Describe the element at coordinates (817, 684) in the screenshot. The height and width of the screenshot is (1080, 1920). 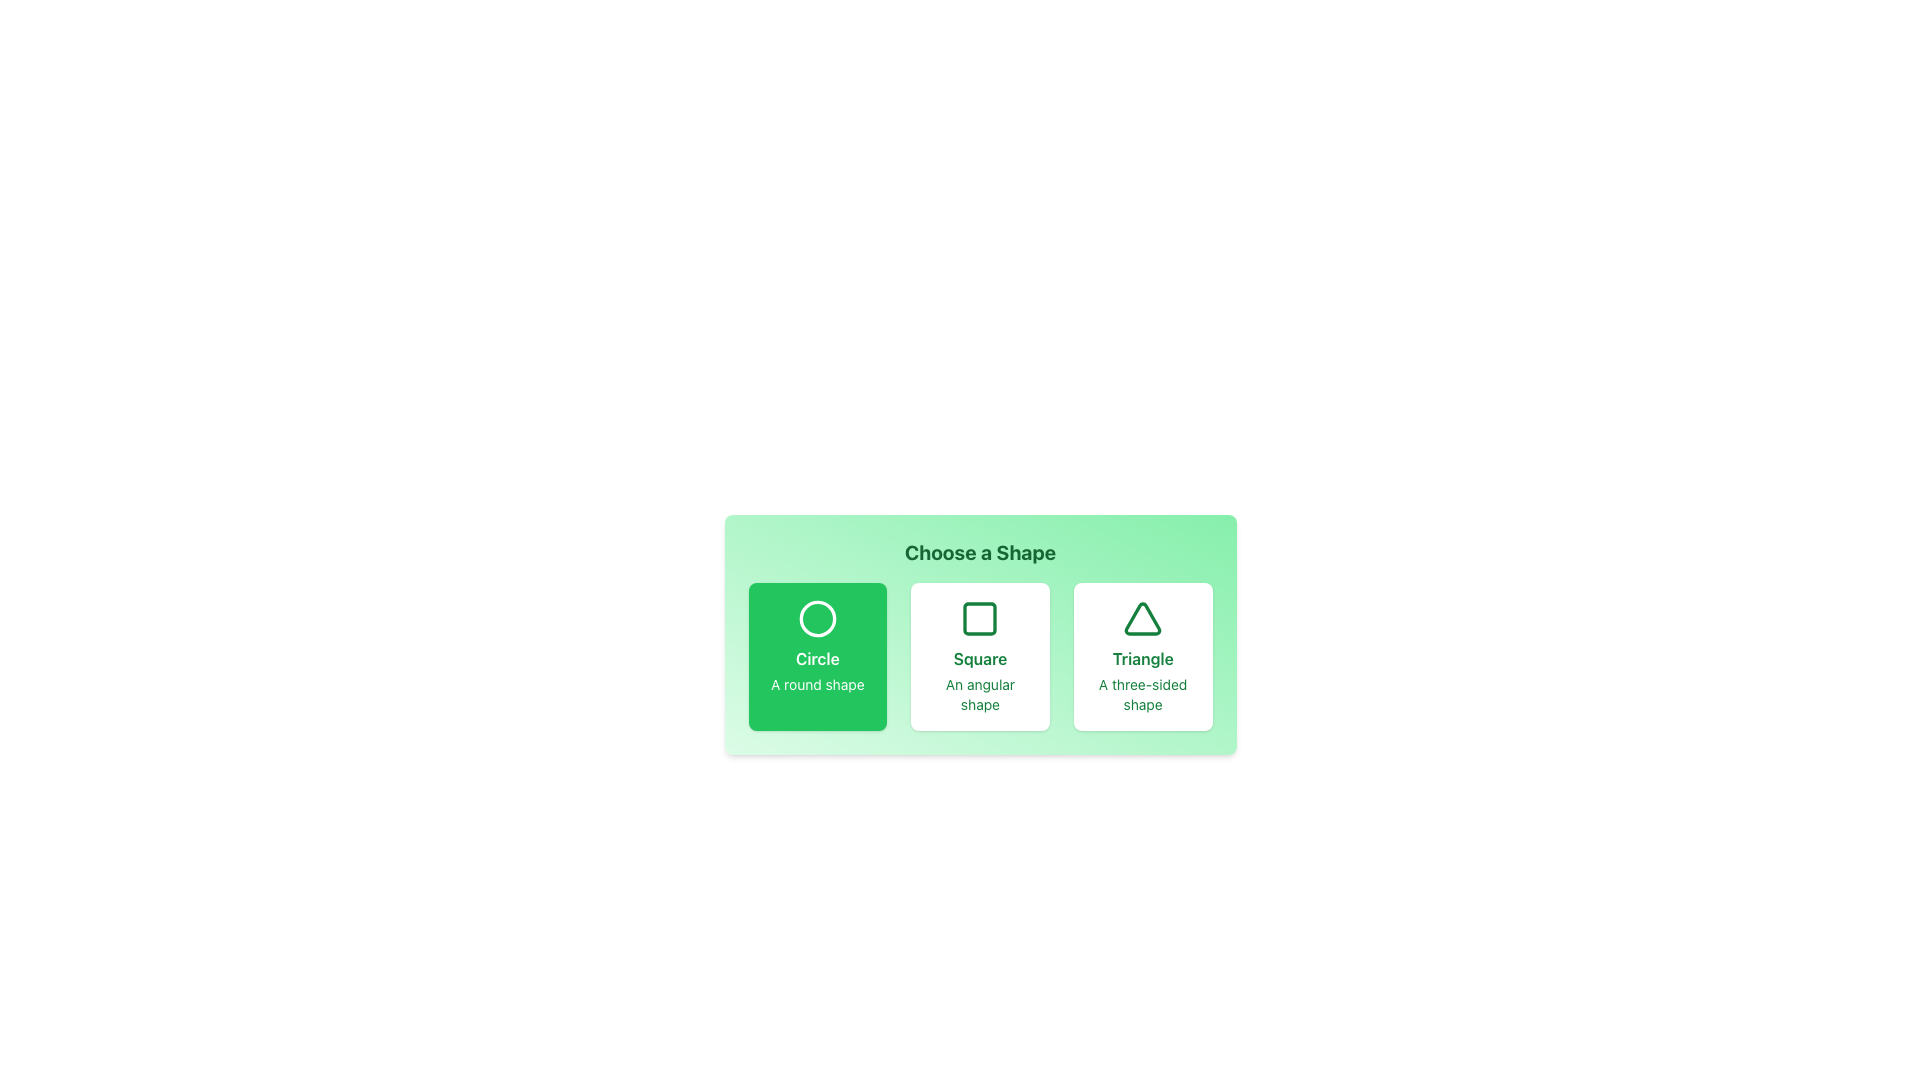
I see `the descriptive text label located beneath the 'Circle' text in the leftmost green card of the 'Choose a Shape' selection menu` at that location.